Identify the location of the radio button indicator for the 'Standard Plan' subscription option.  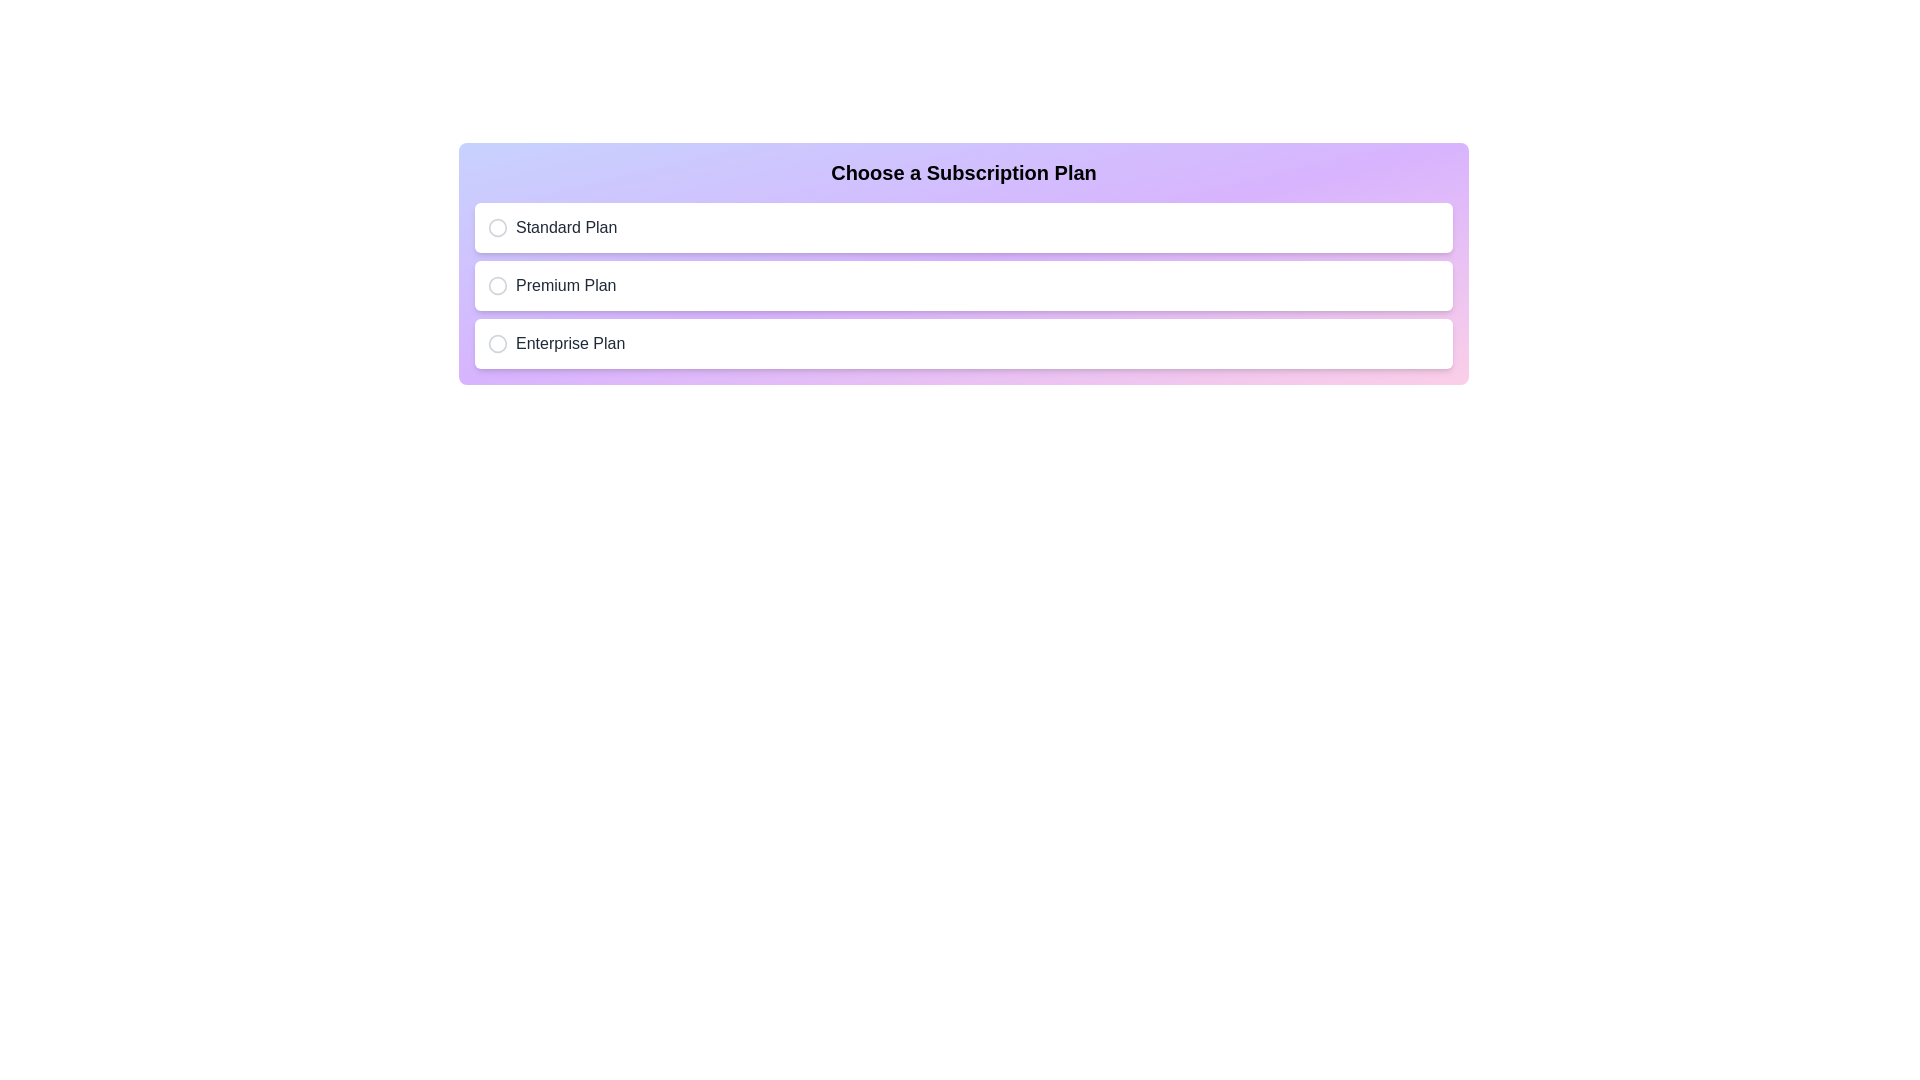
(498, 226).